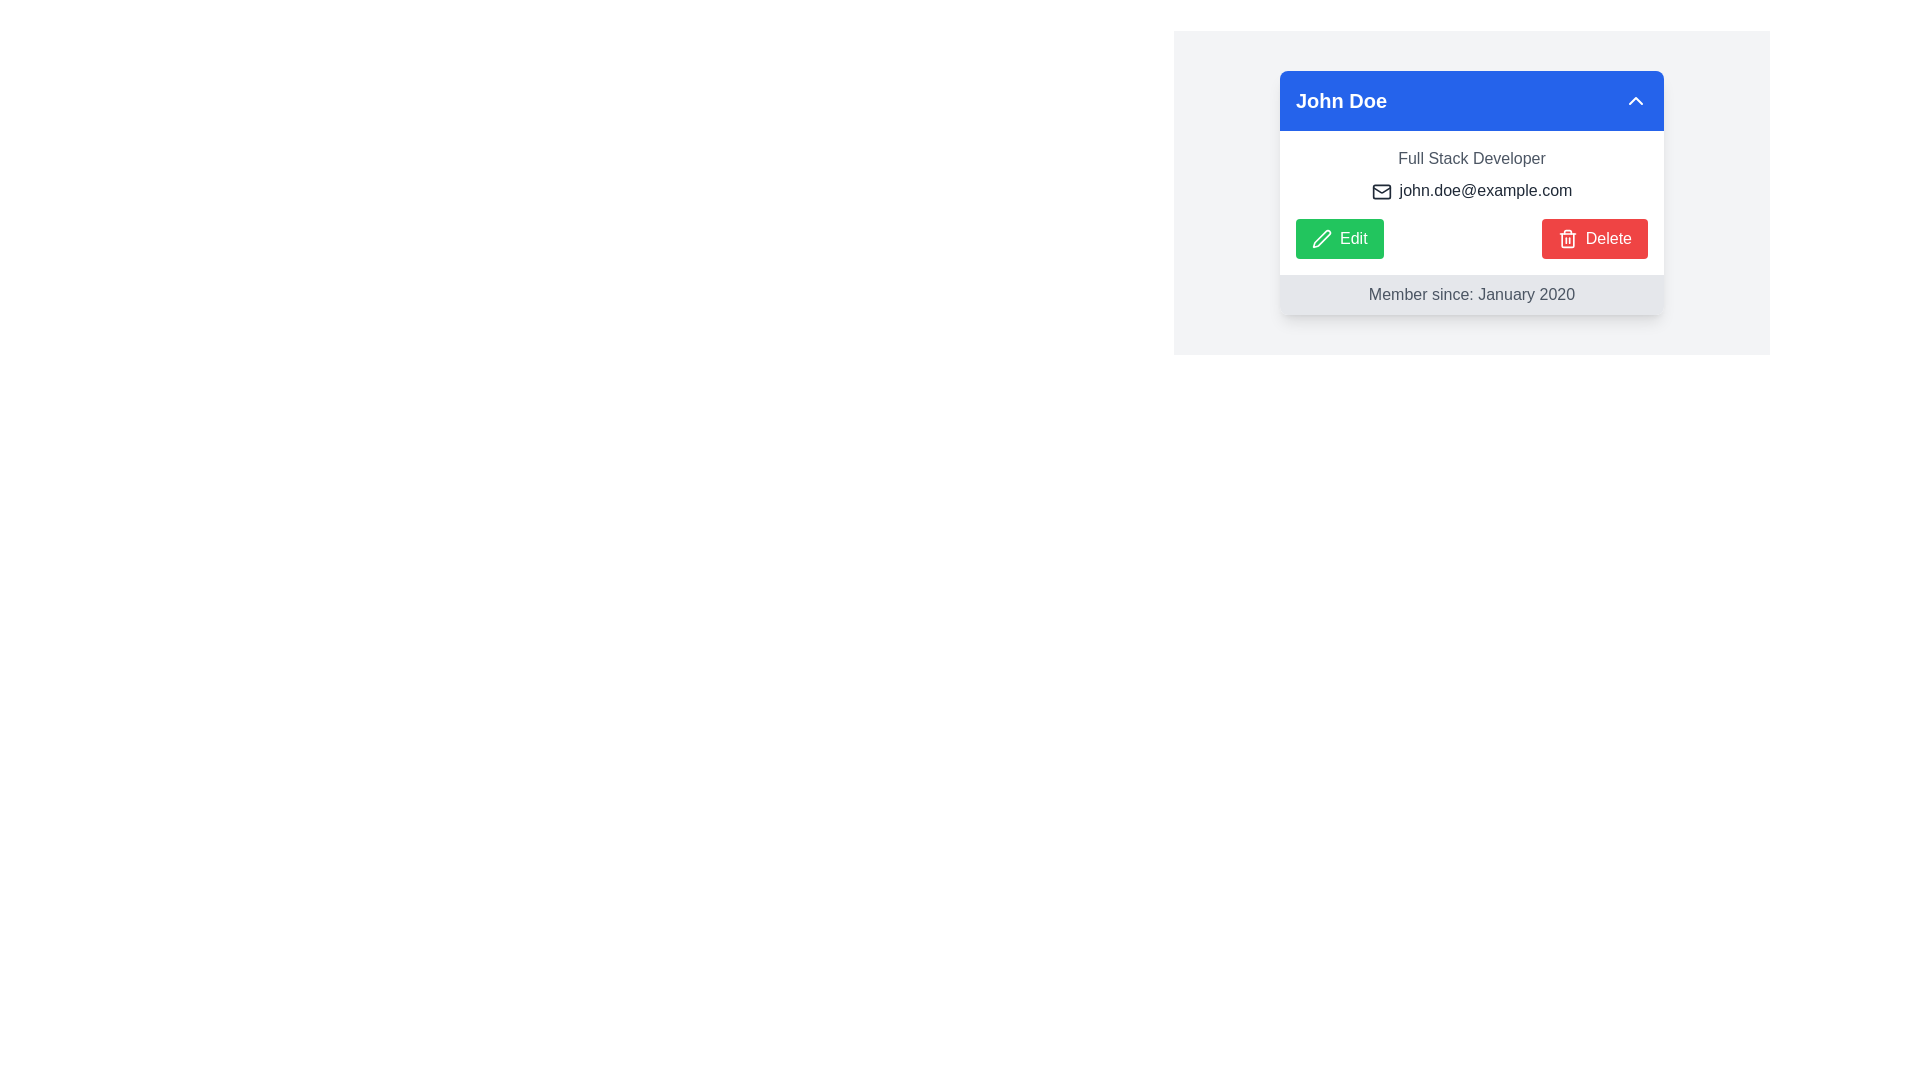  Describe the element at coordinates (1636, 100) in the screenshot. I see `the downward chevron icon located in the top right corner of the blue header section` at that location.